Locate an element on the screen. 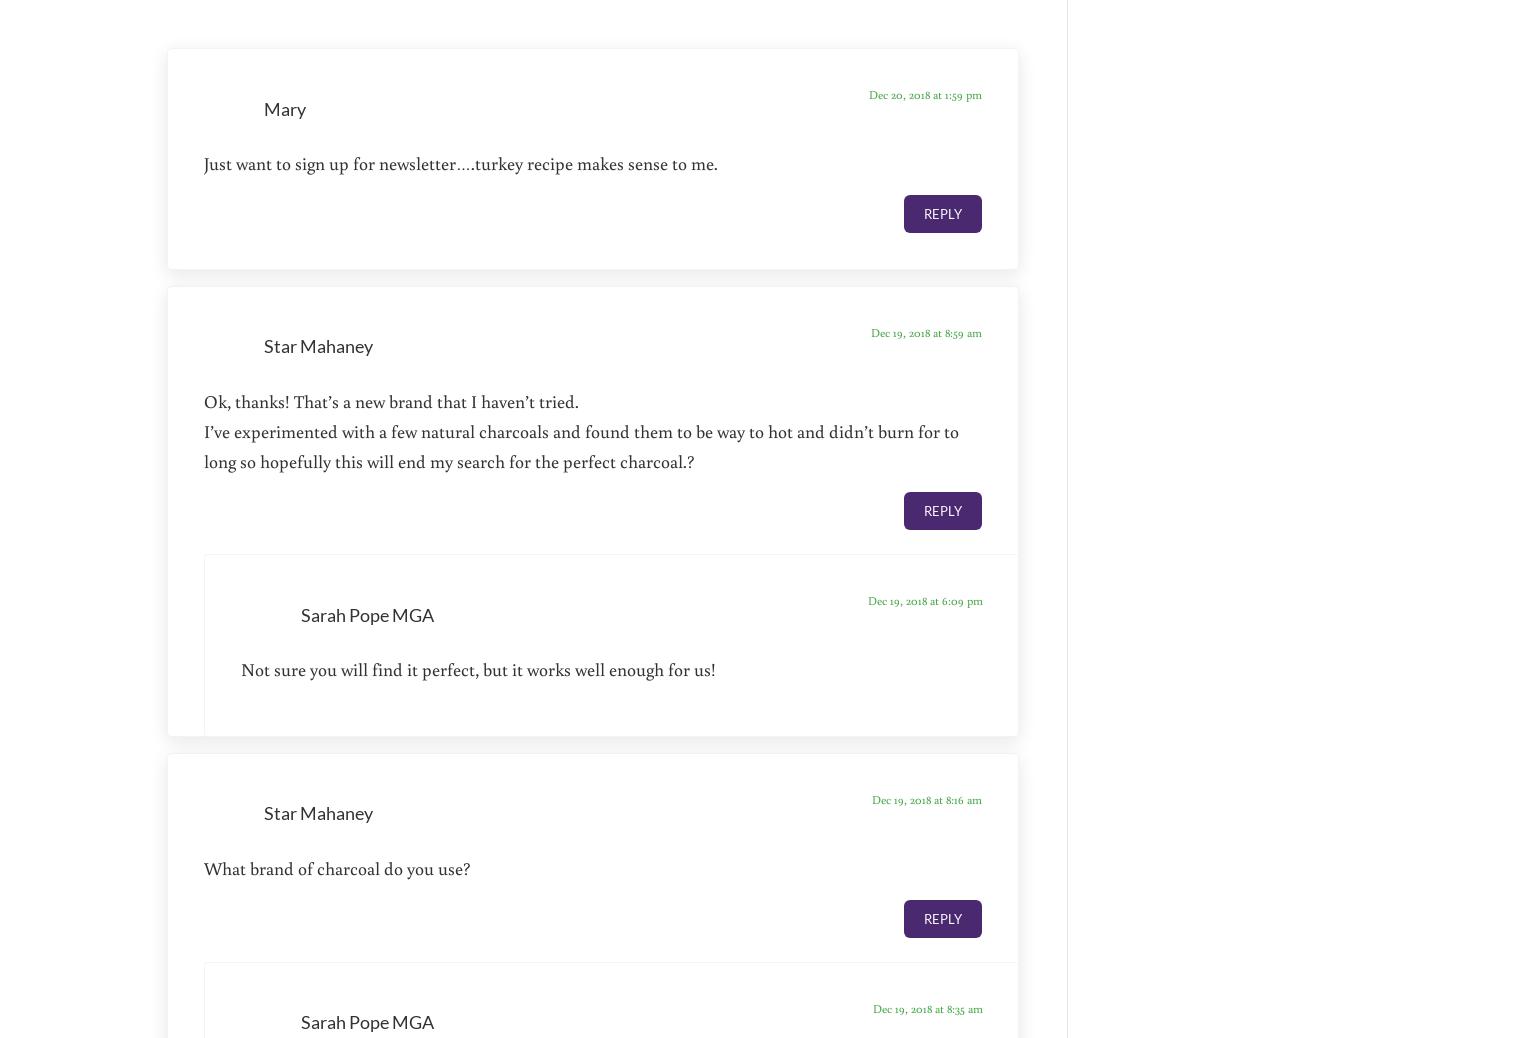  'Just want to sign up for newsletter….turkey recipe makes sense to me.' is located at coordinates (459, 161).